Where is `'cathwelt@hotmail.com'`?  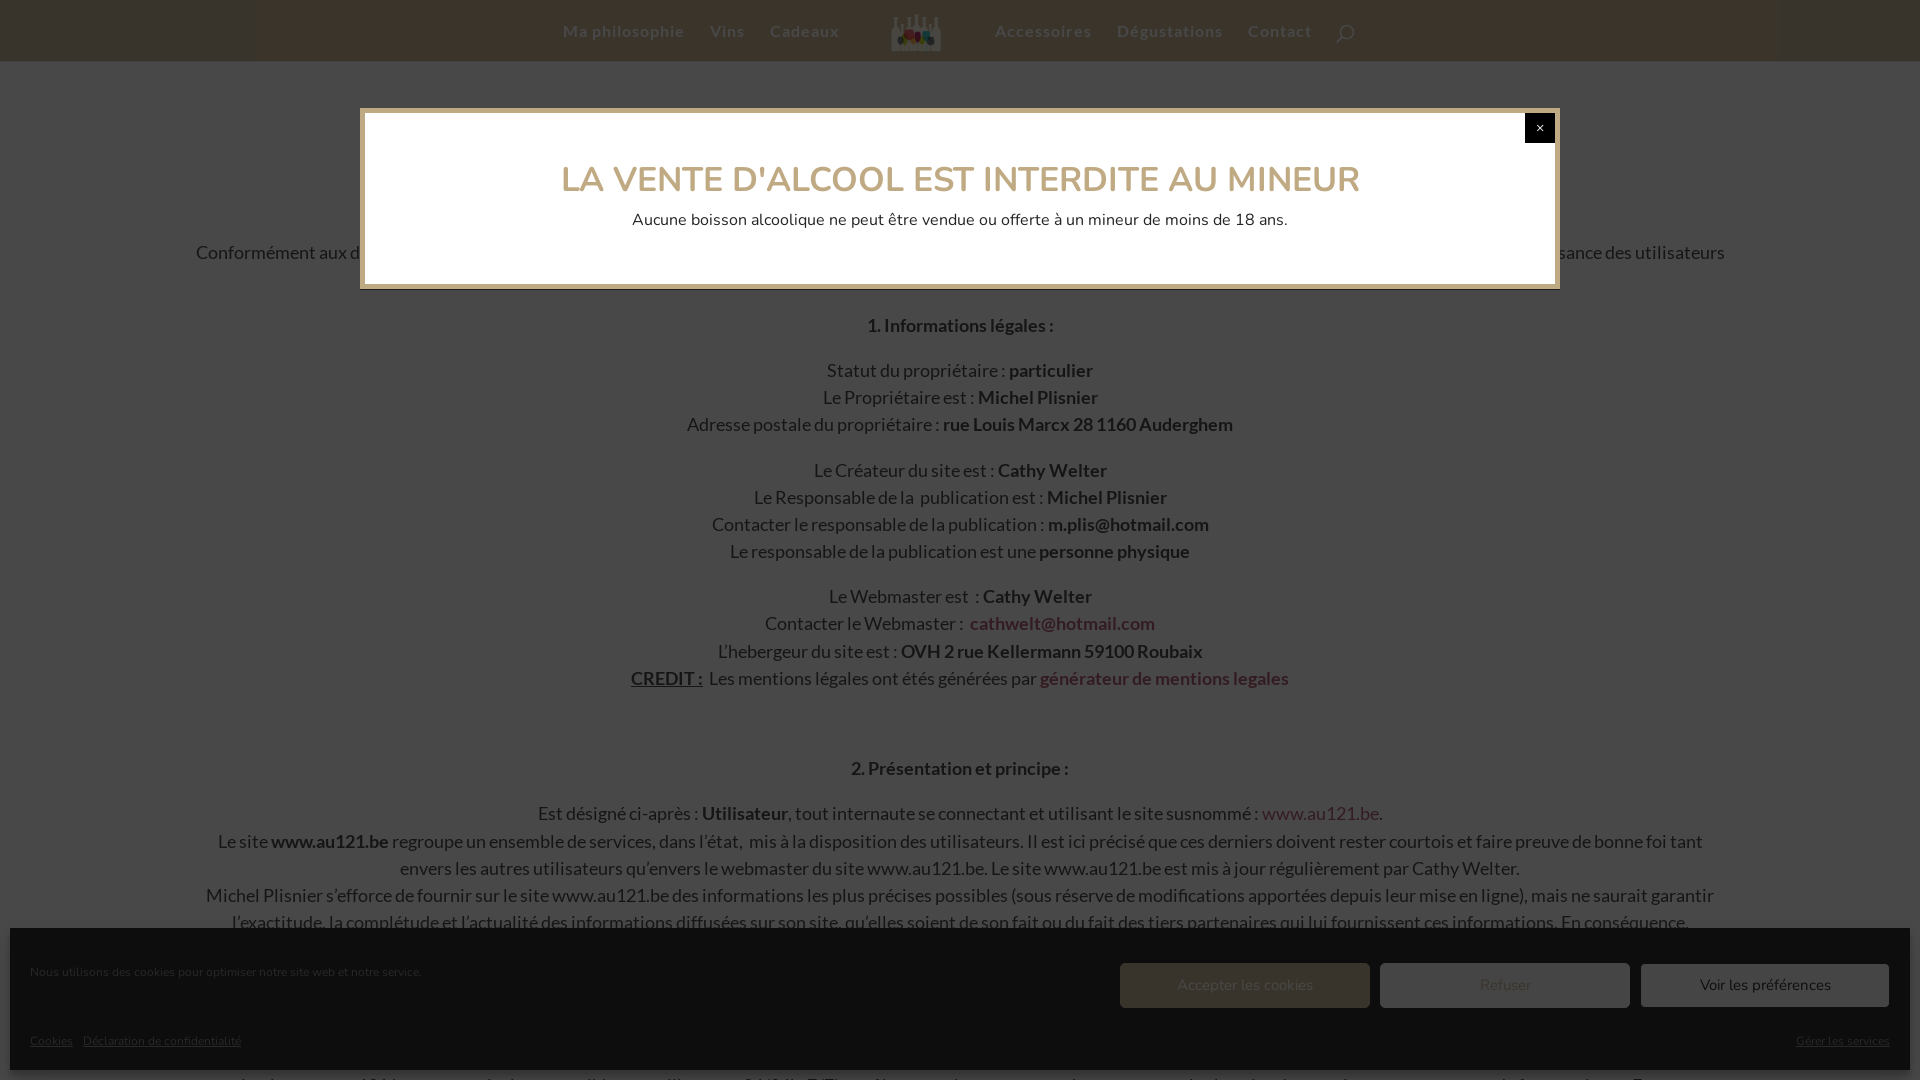
'cathwelt@hotmail.com' is located at coordinates (1061, 622).